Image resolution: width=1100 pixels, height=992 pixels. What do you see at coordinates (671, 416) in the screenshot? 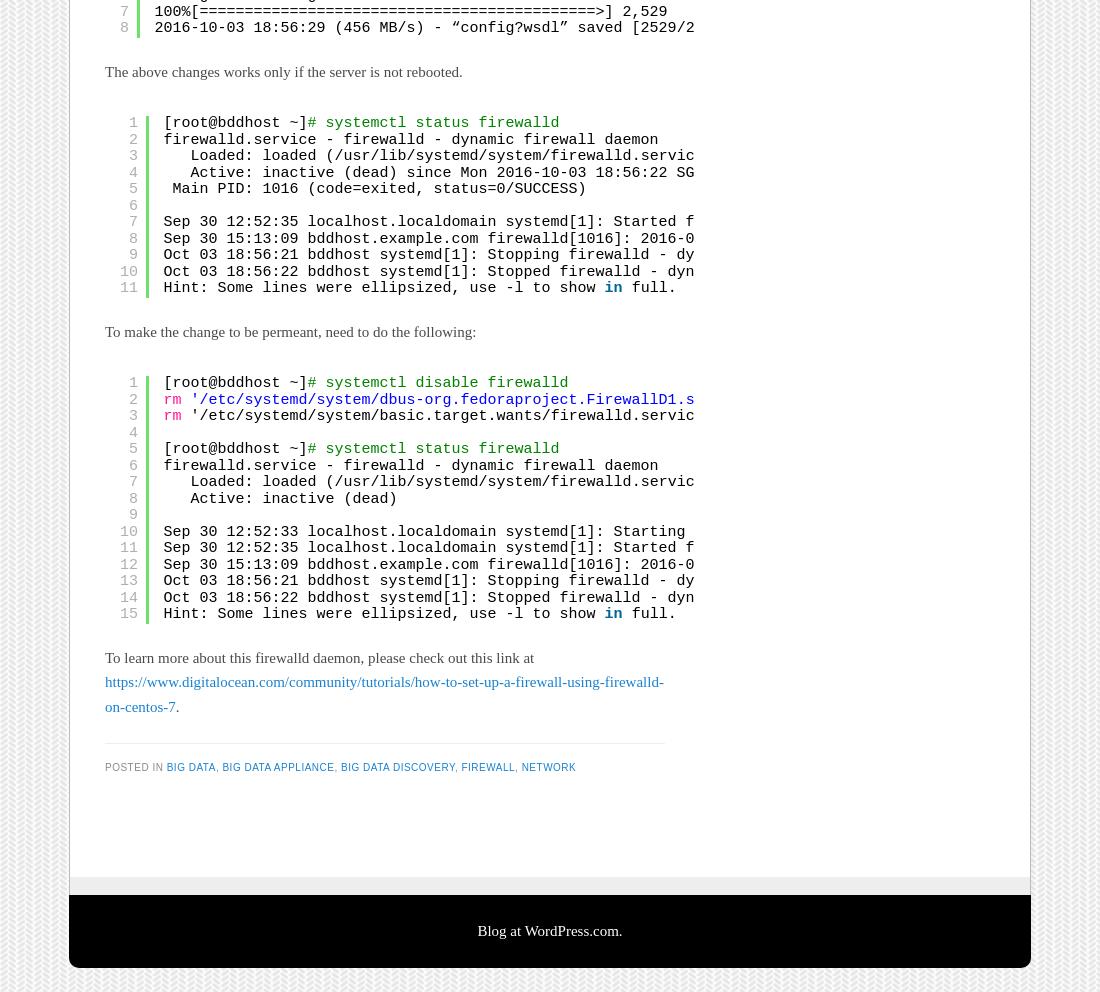
I see `'.service’'` at bounding box center [671, 416].